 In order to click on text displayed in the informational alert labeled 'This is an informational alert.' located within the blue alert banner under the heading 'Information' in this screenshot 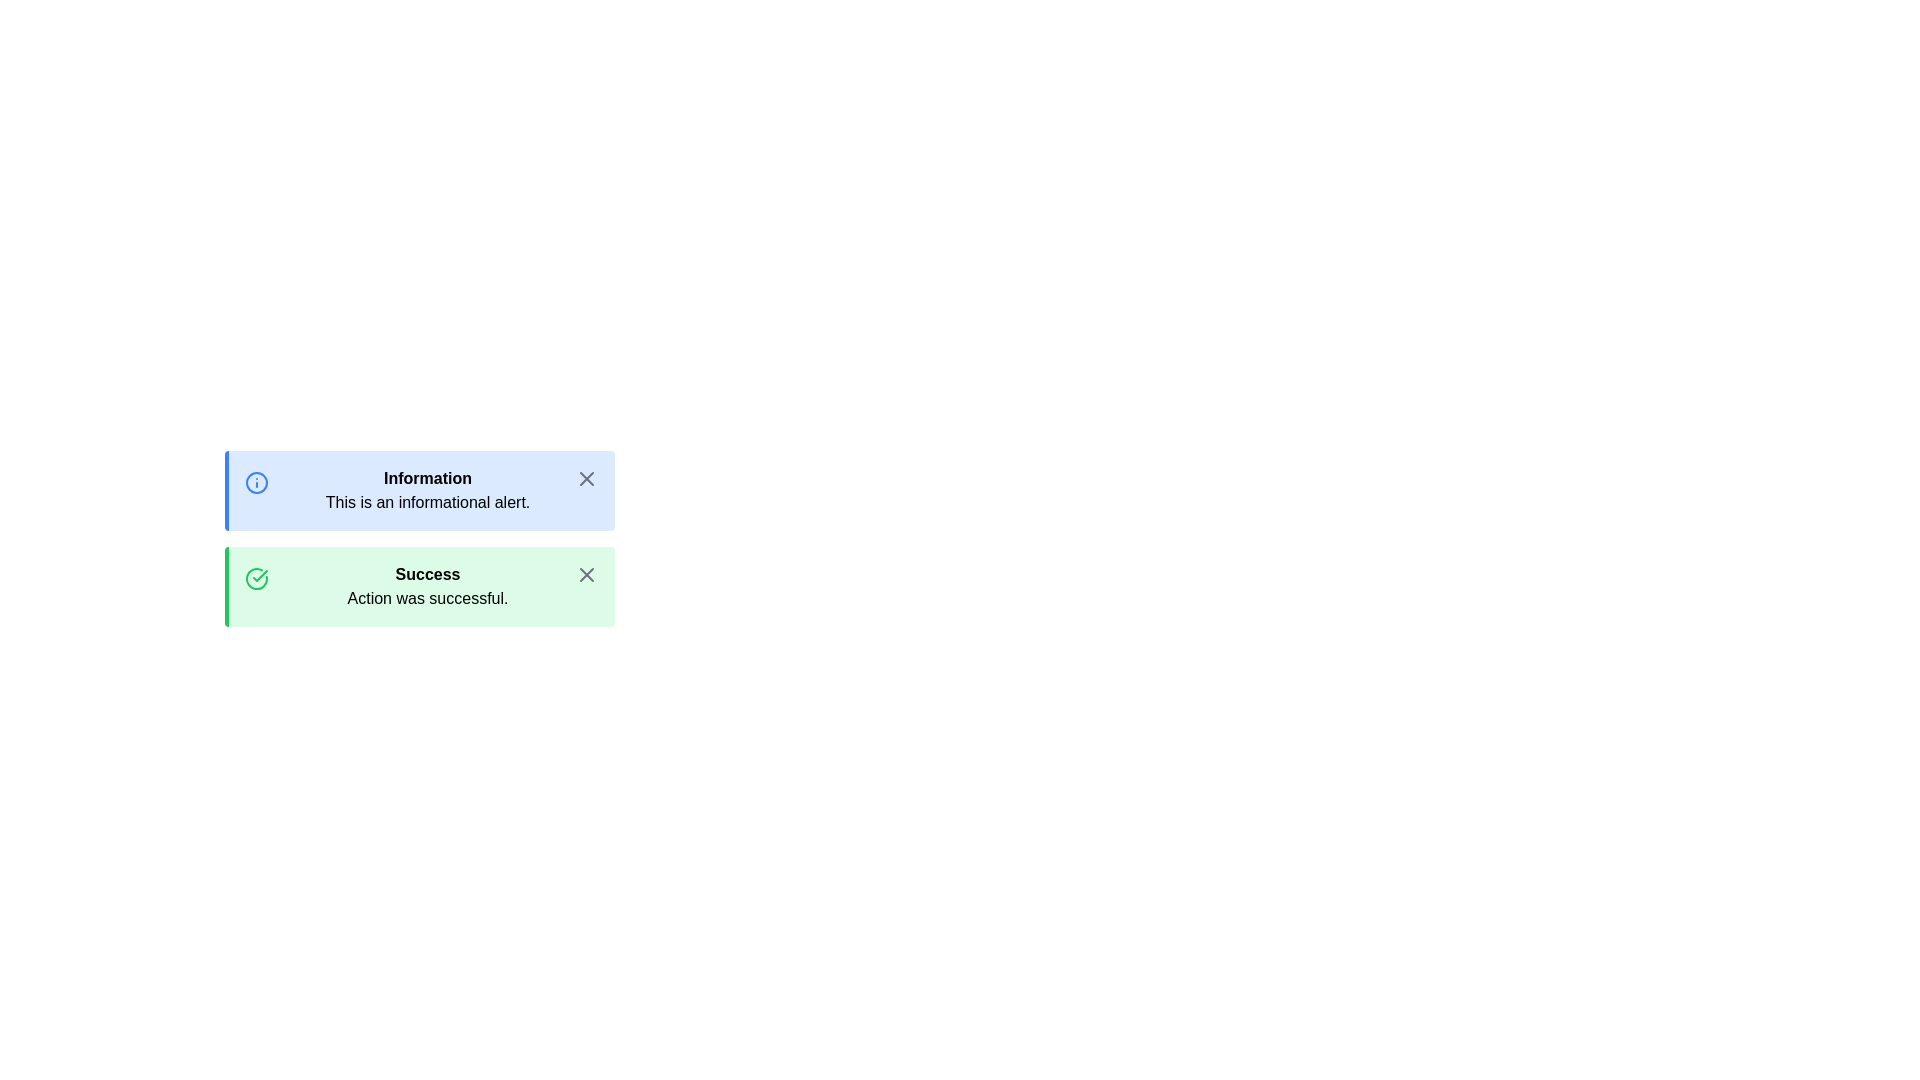, I will do `click(426, 501)`.